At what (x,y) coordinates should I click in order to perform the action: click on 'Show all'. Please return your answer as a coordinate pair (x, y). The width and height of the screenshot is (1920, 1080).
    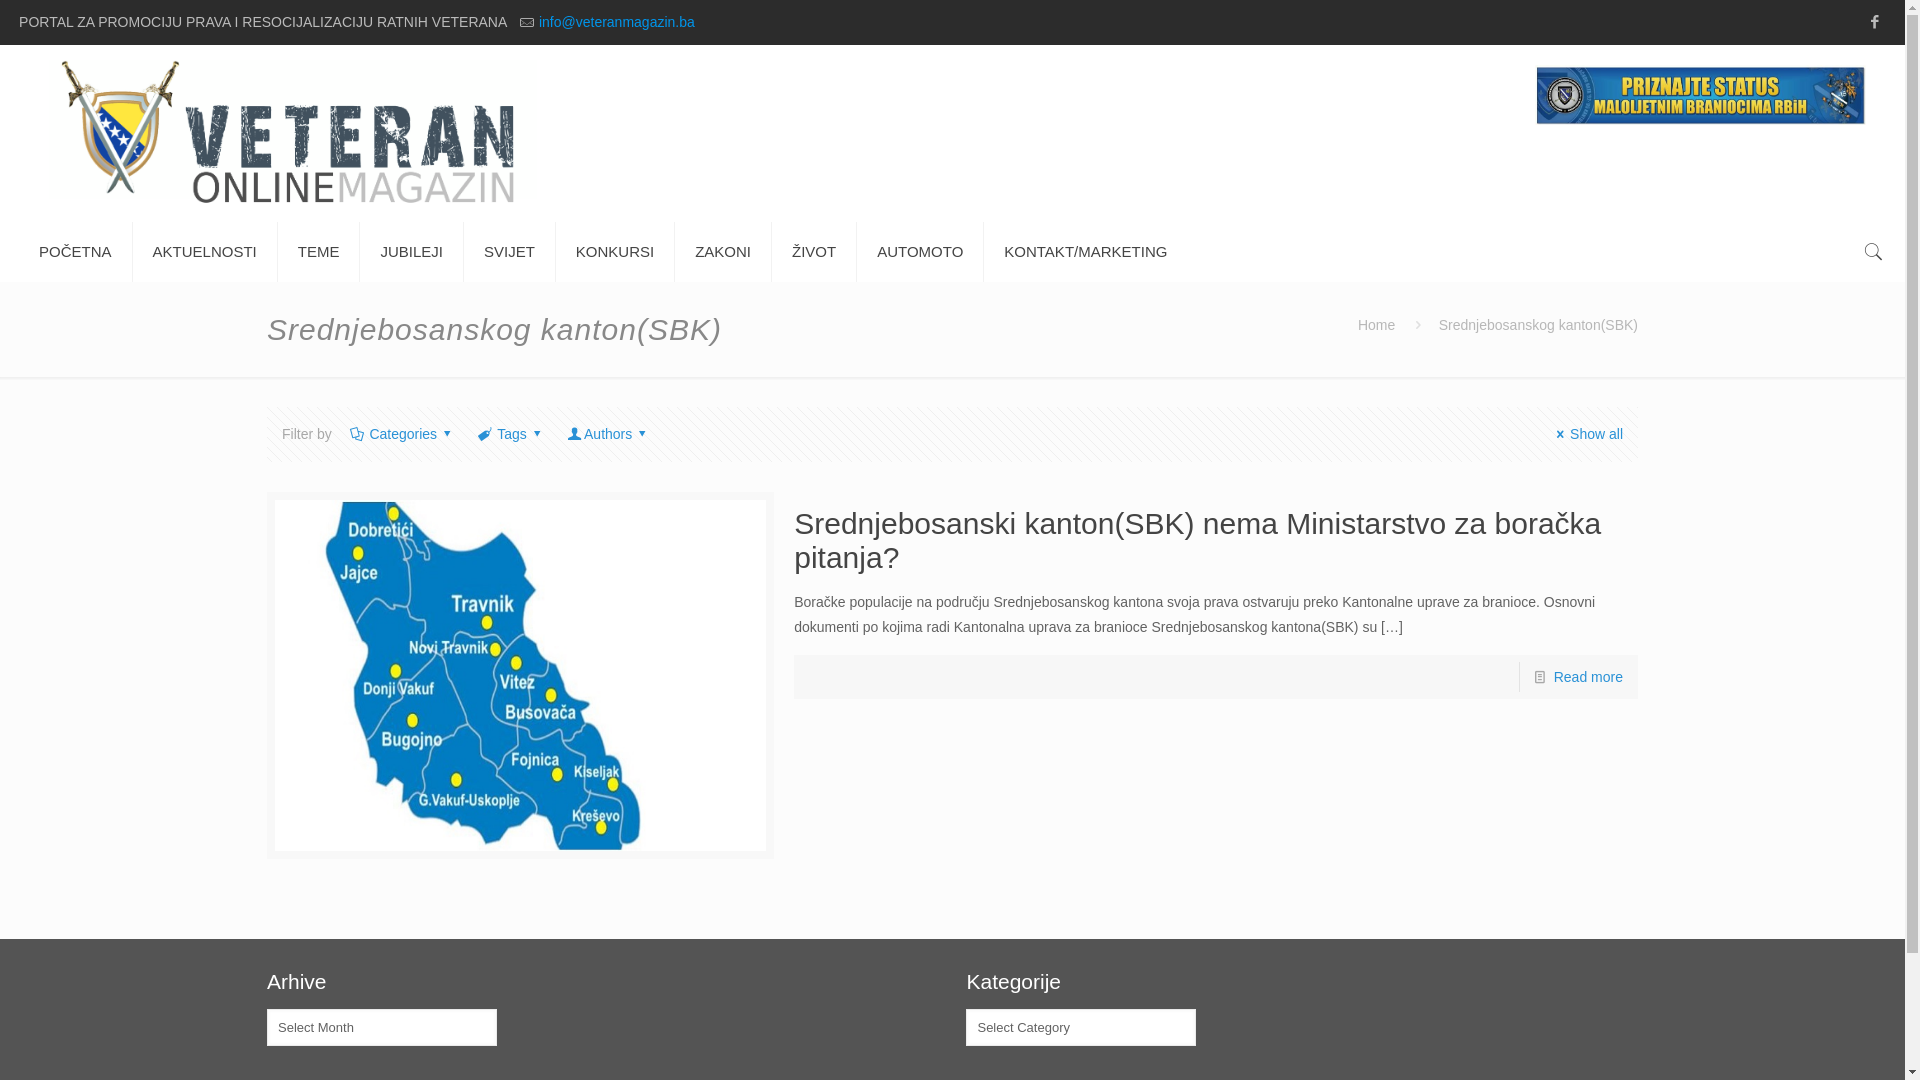
    Looking at the image, I should click on (1585, 433).